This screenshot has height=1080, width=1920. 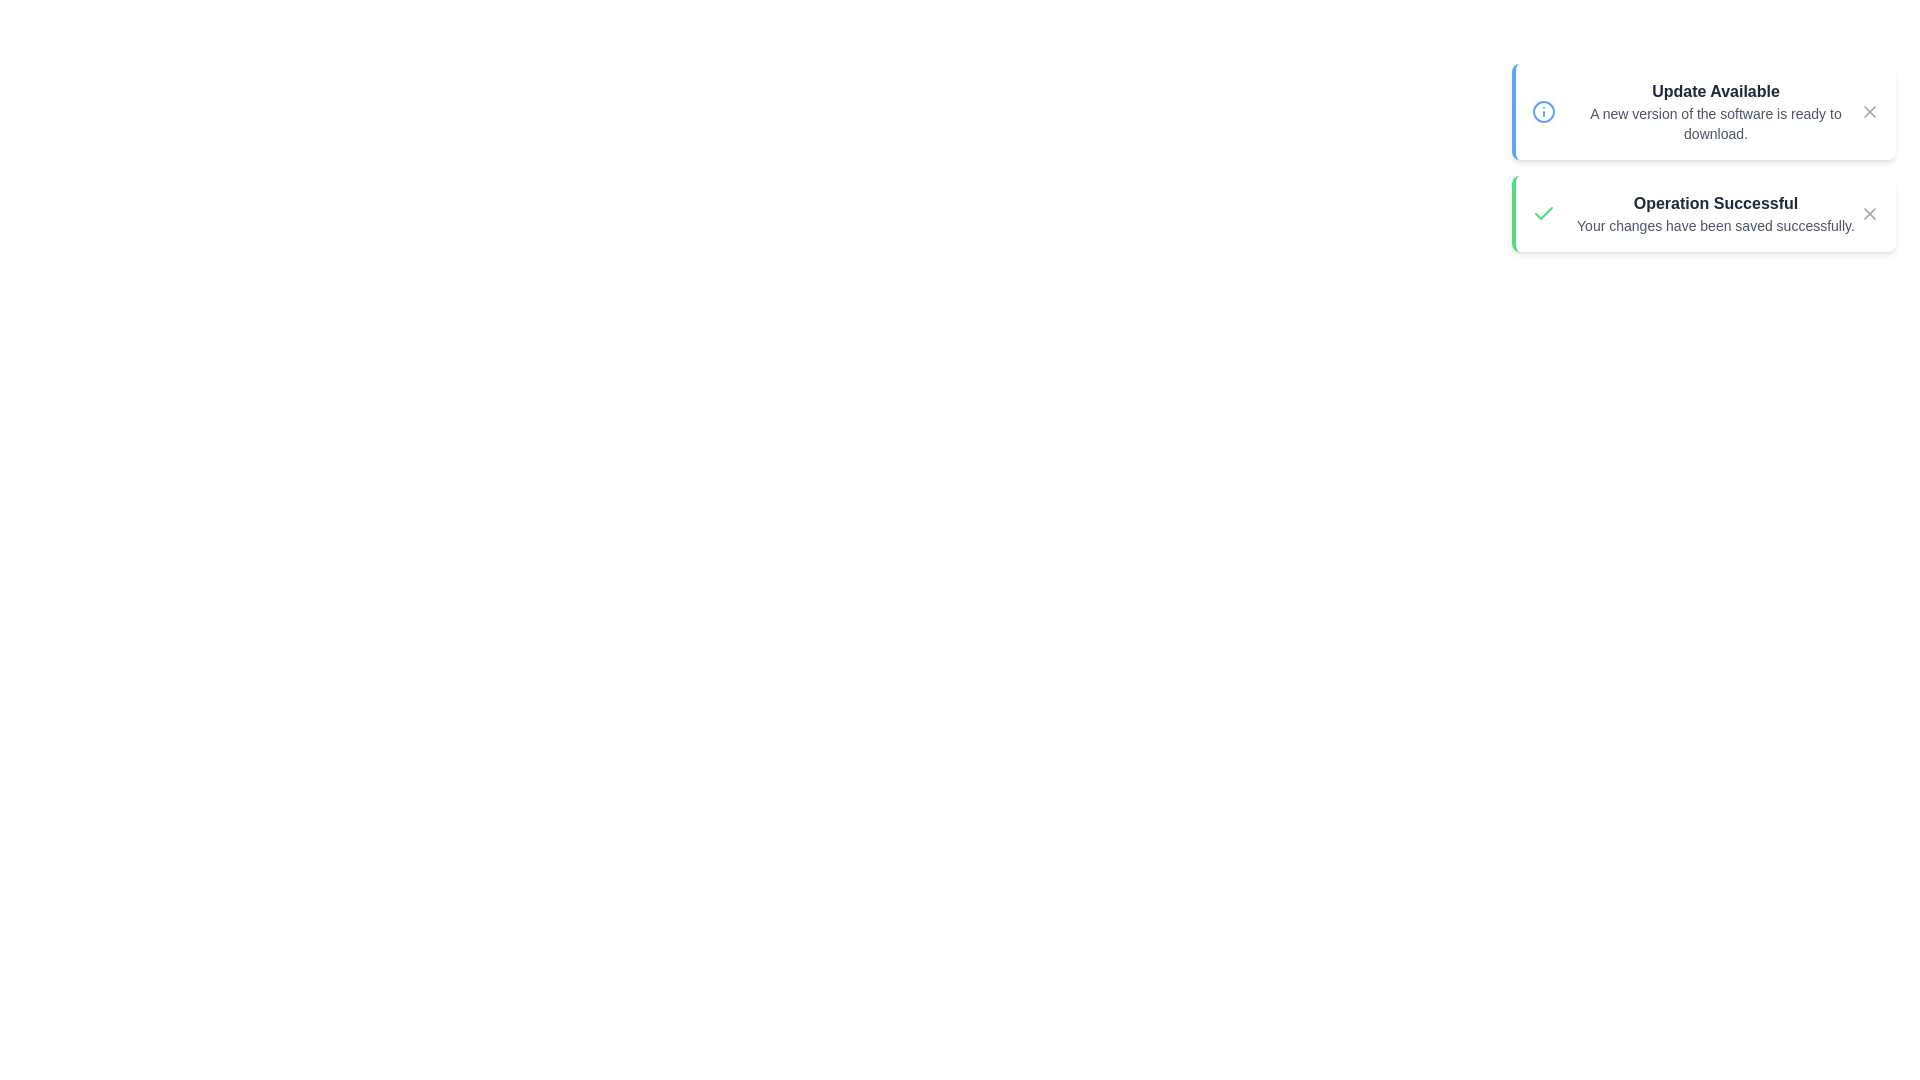 I want to click on the text display that provides a notification about the availability of a software update, located in the first notification card at the top-right of the interface, so click(x=1715, y=111).